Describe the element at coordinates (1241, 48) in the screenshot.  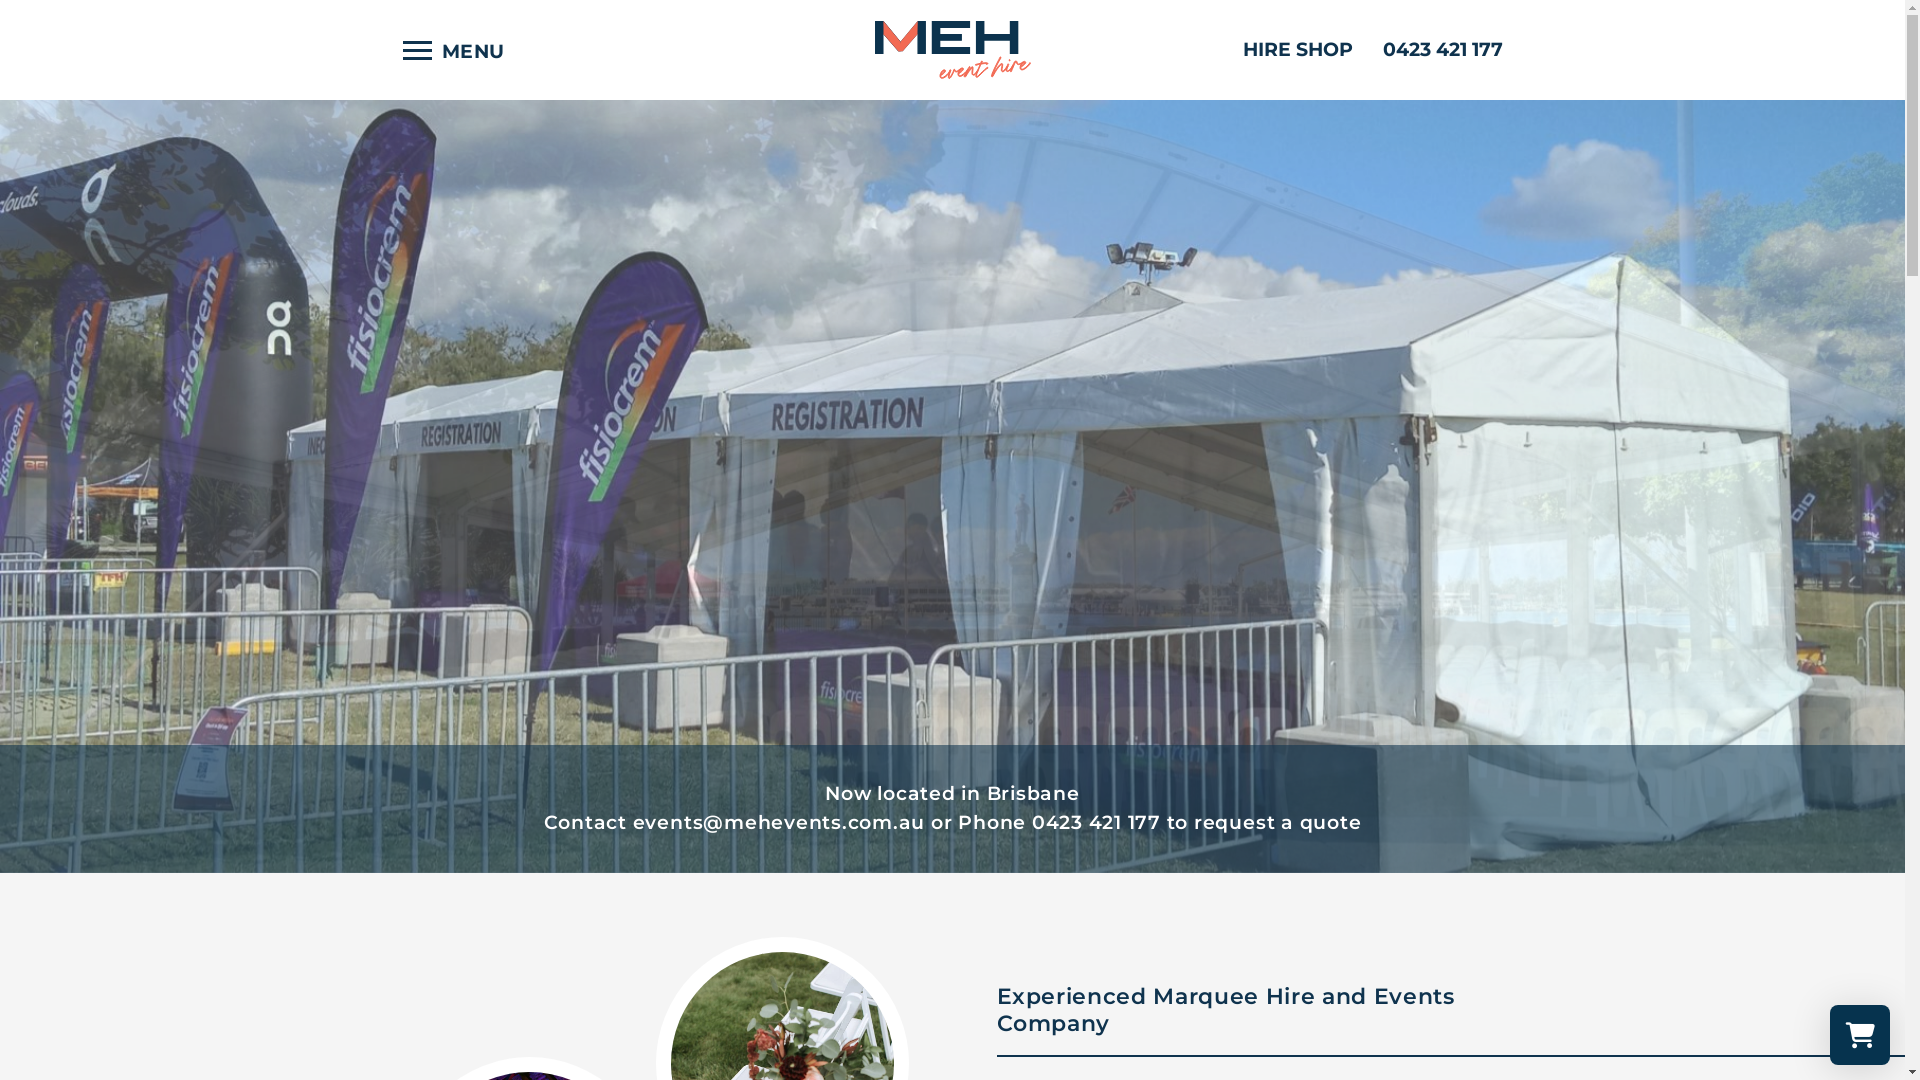
I see `'HIRE SHOP'` at that location.